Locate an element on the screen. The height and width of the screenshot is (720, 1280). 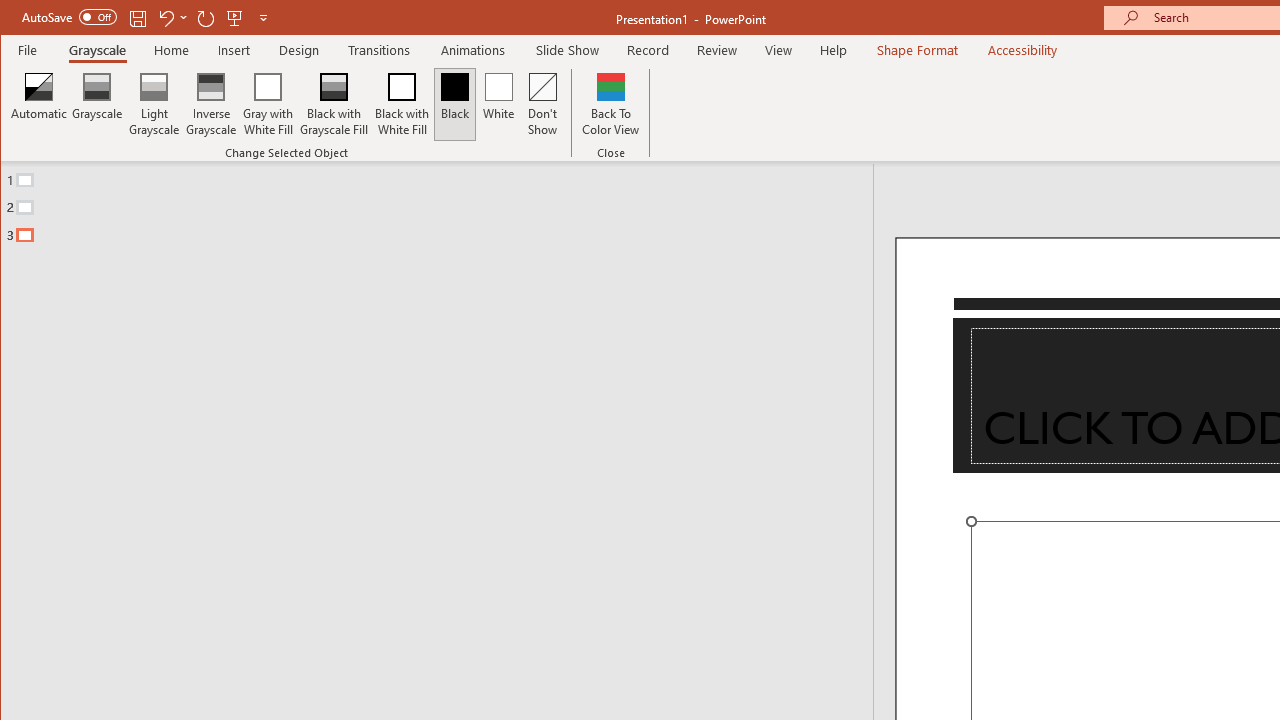
'Customize Quick Access Toolbar' is located at coordinates (262, 17).